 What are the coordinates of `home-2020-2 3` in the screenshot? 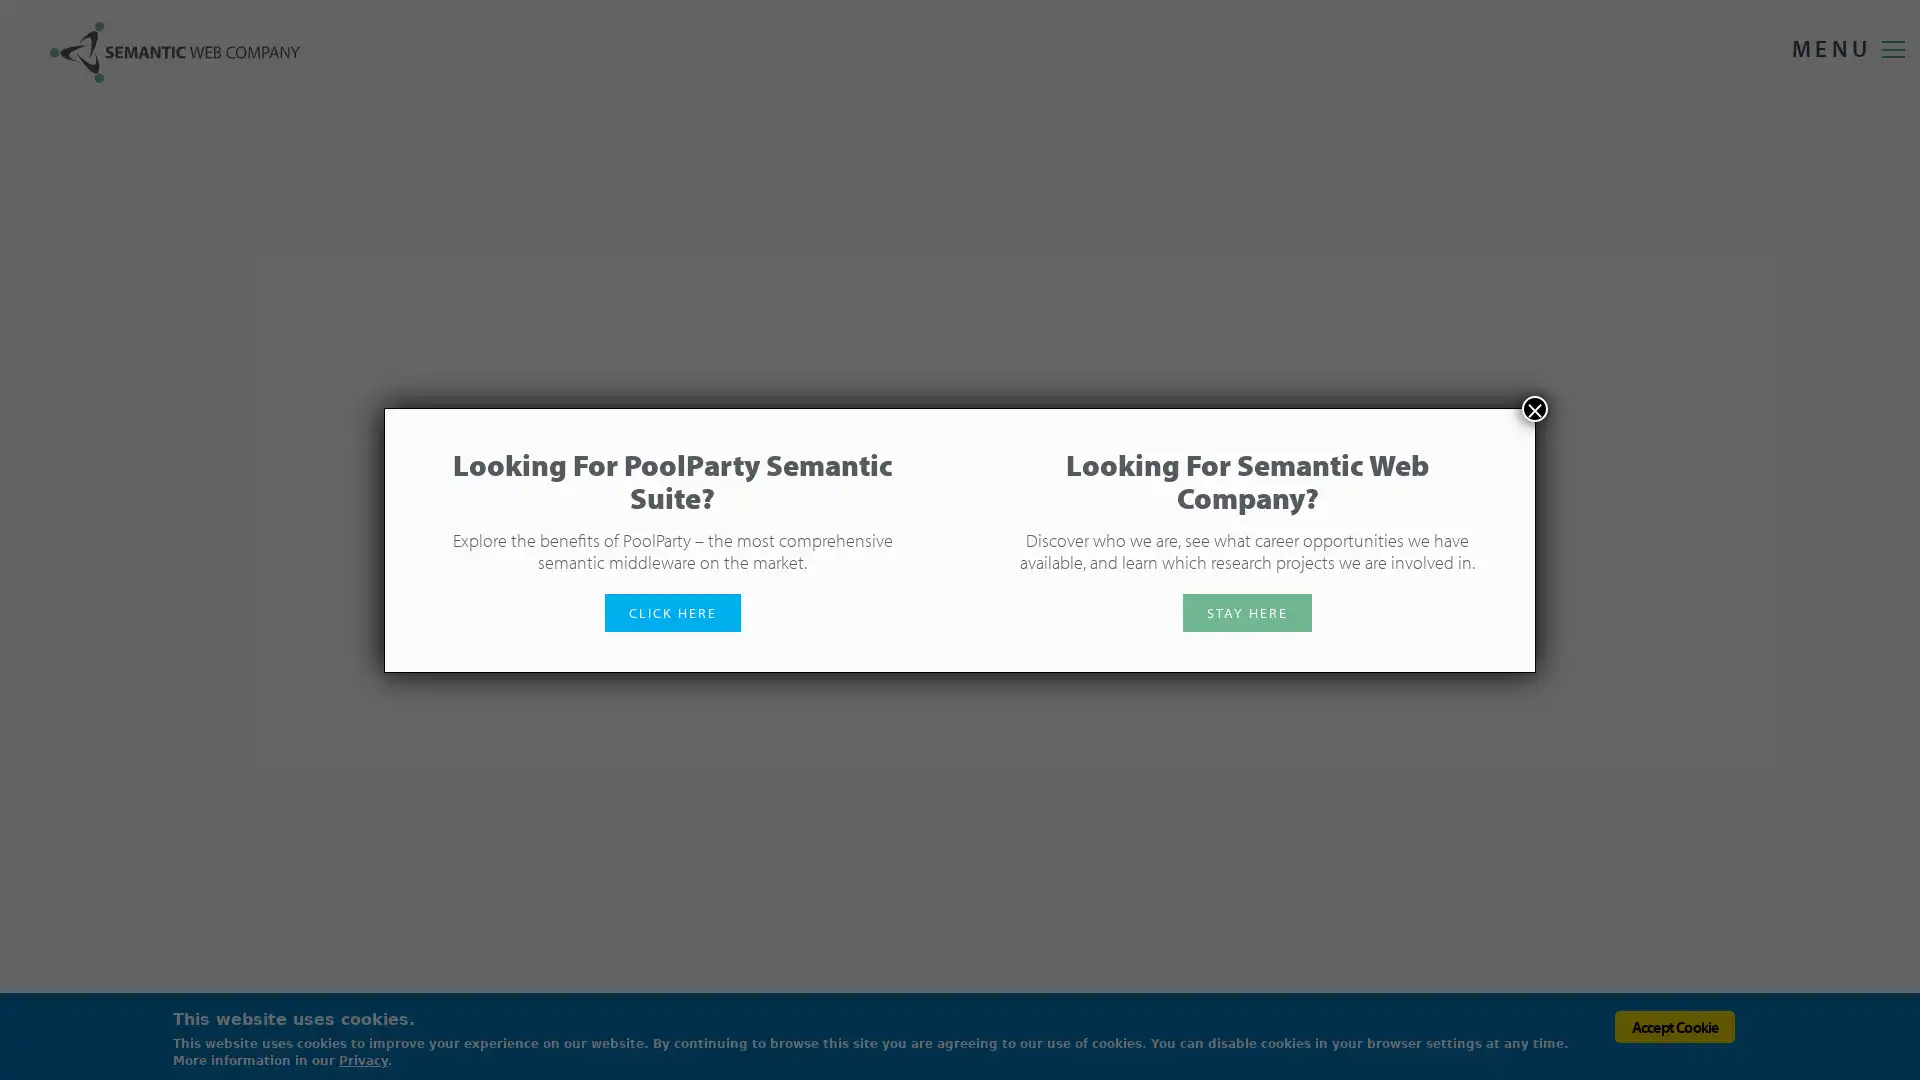 It's located at (1860, 540).